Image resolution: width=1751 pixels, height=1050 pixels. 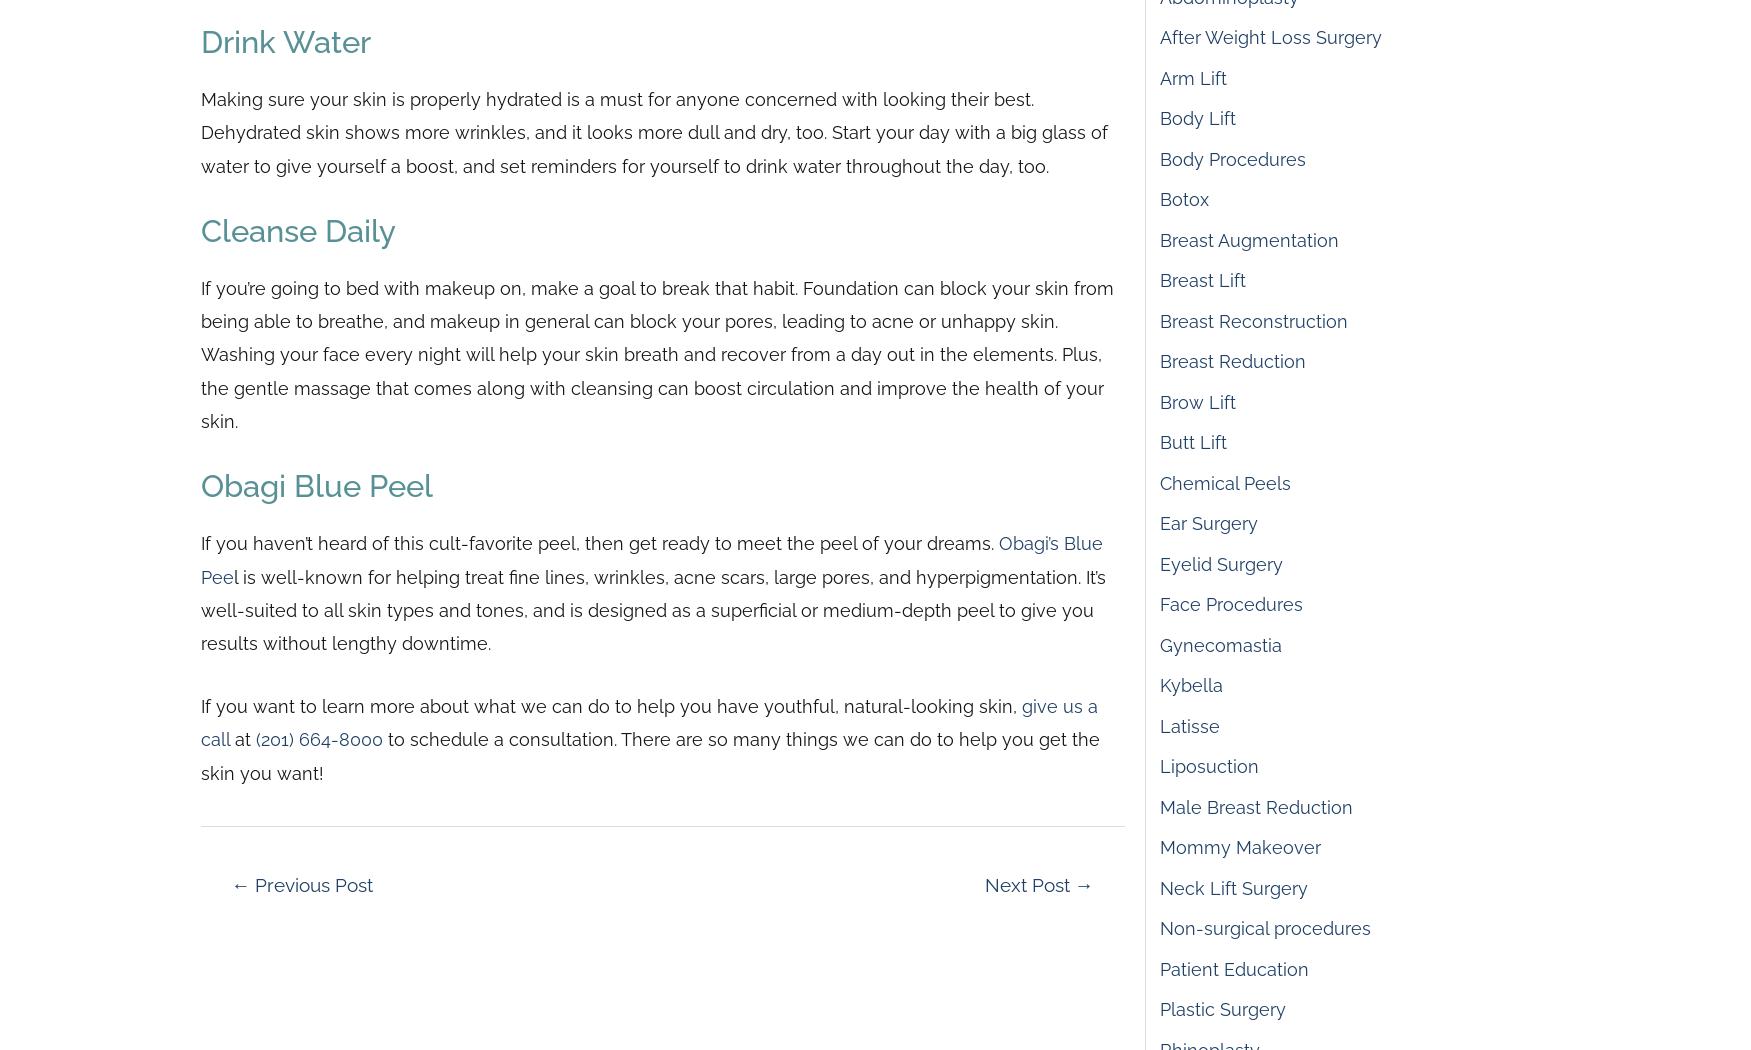 I want to click on '#103', so click(x=984, y=93).